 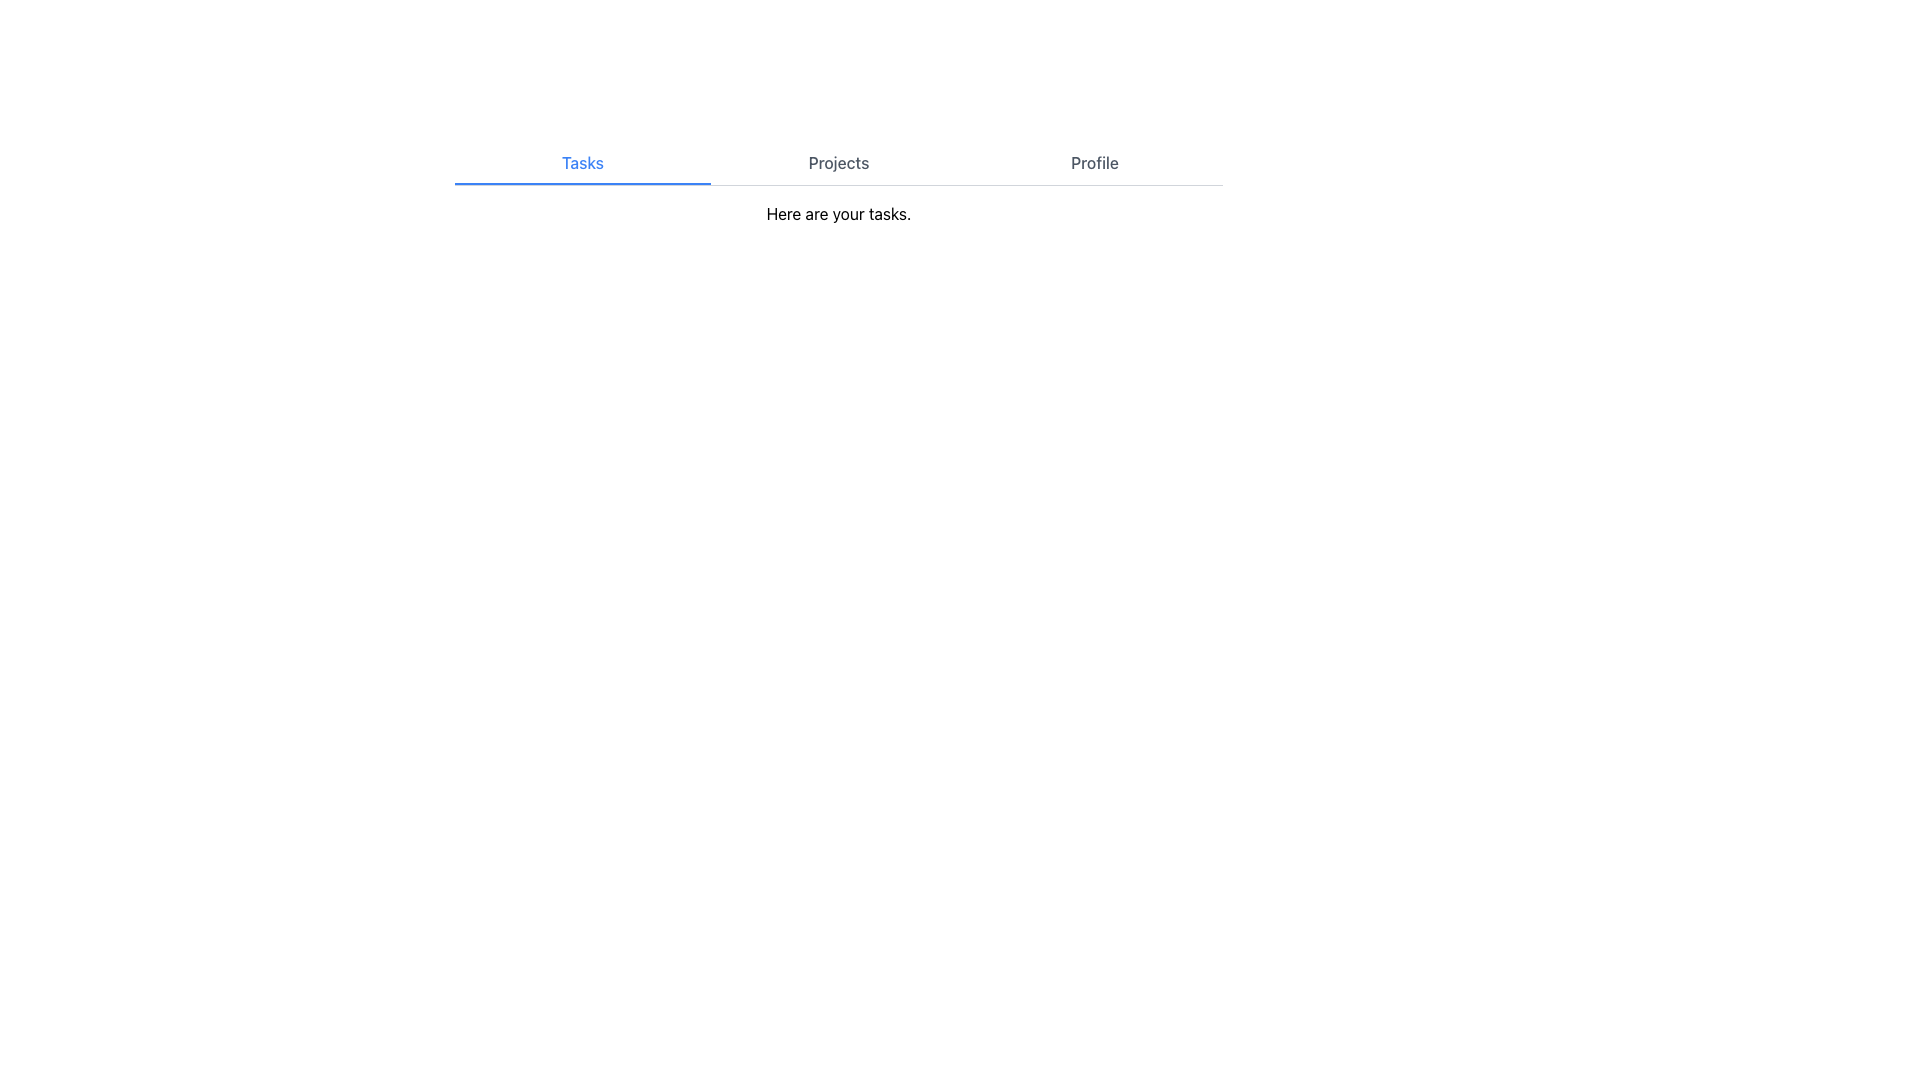 I want to click on the Text Label displaying 'Here are your tasks.' which is located below the navigation tabs, so click(x=839, y=213).